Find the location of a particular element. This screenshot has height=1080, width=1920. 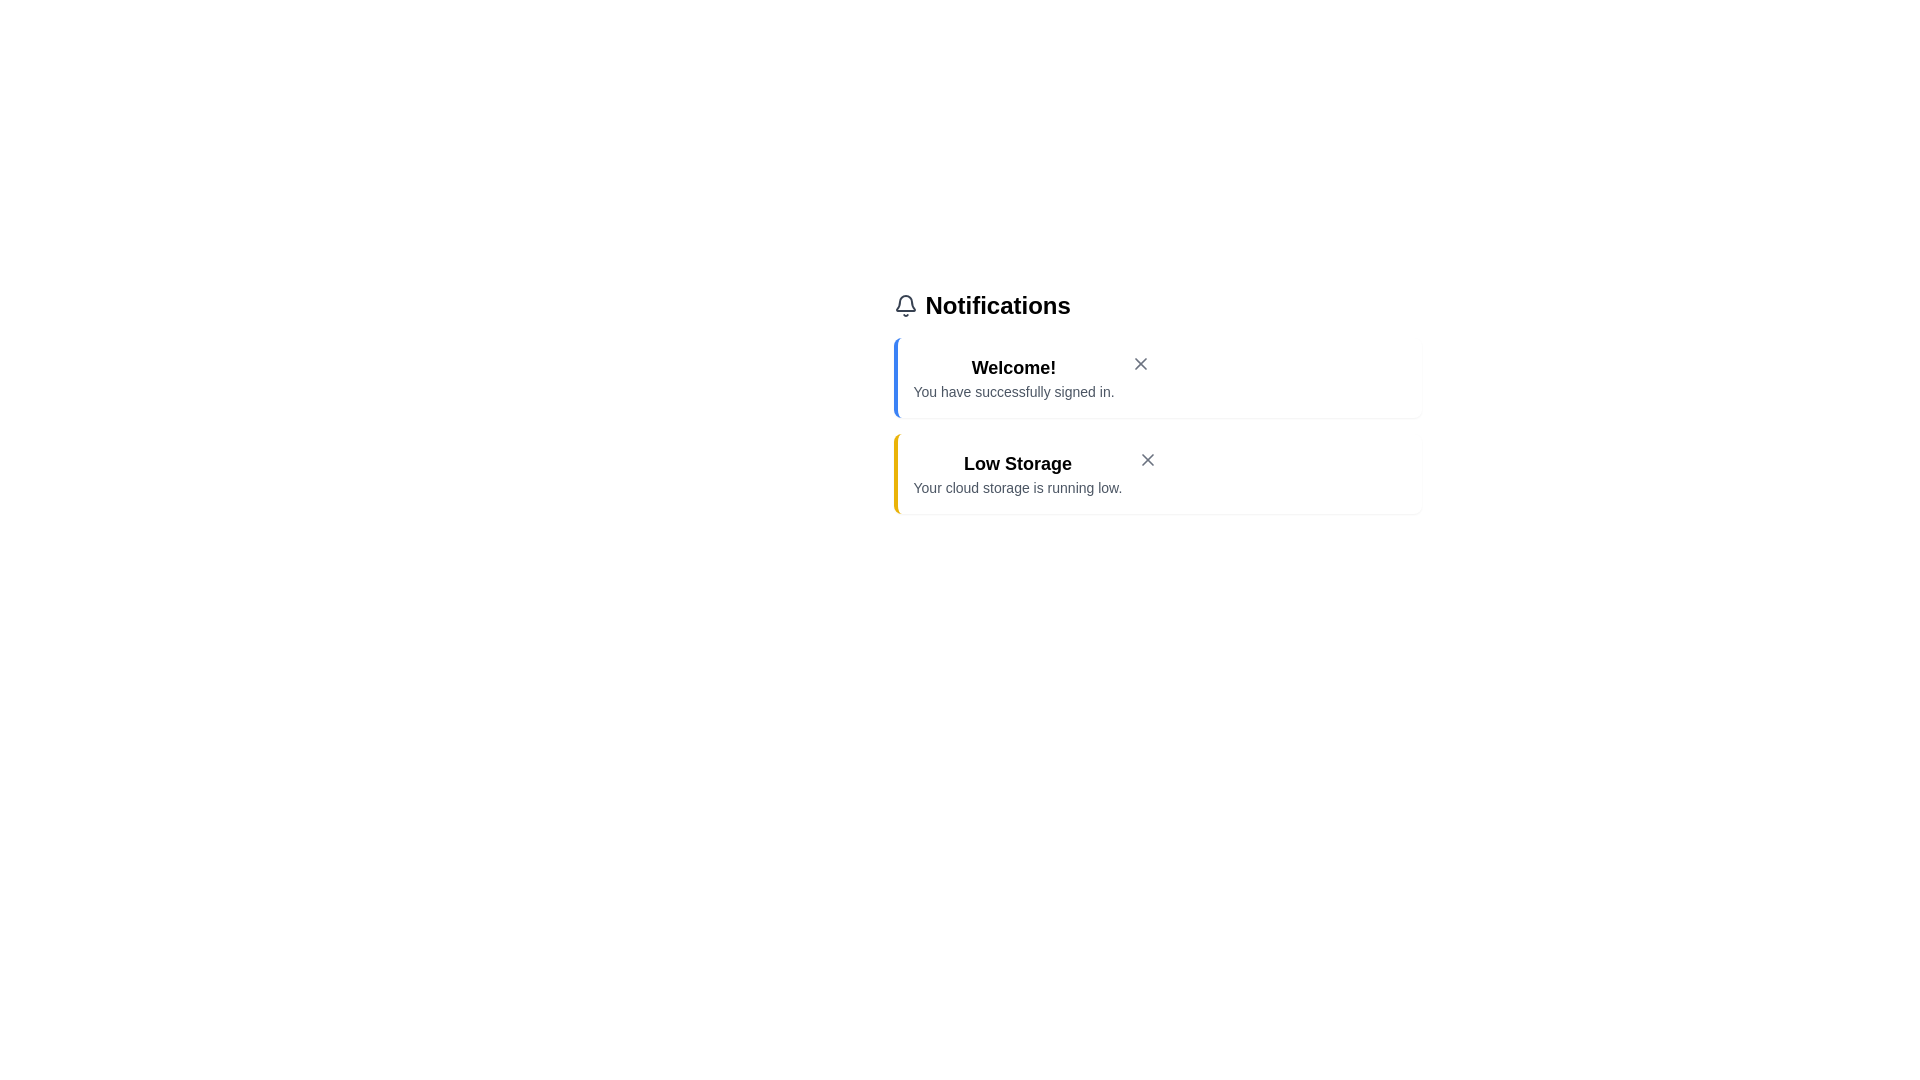

content displayed in the text component within the first notification box, which includes 'Welcome!' in bold and 'You have successfully signed in.' in smaller font beneath it is located at coordinates (1013, 378).